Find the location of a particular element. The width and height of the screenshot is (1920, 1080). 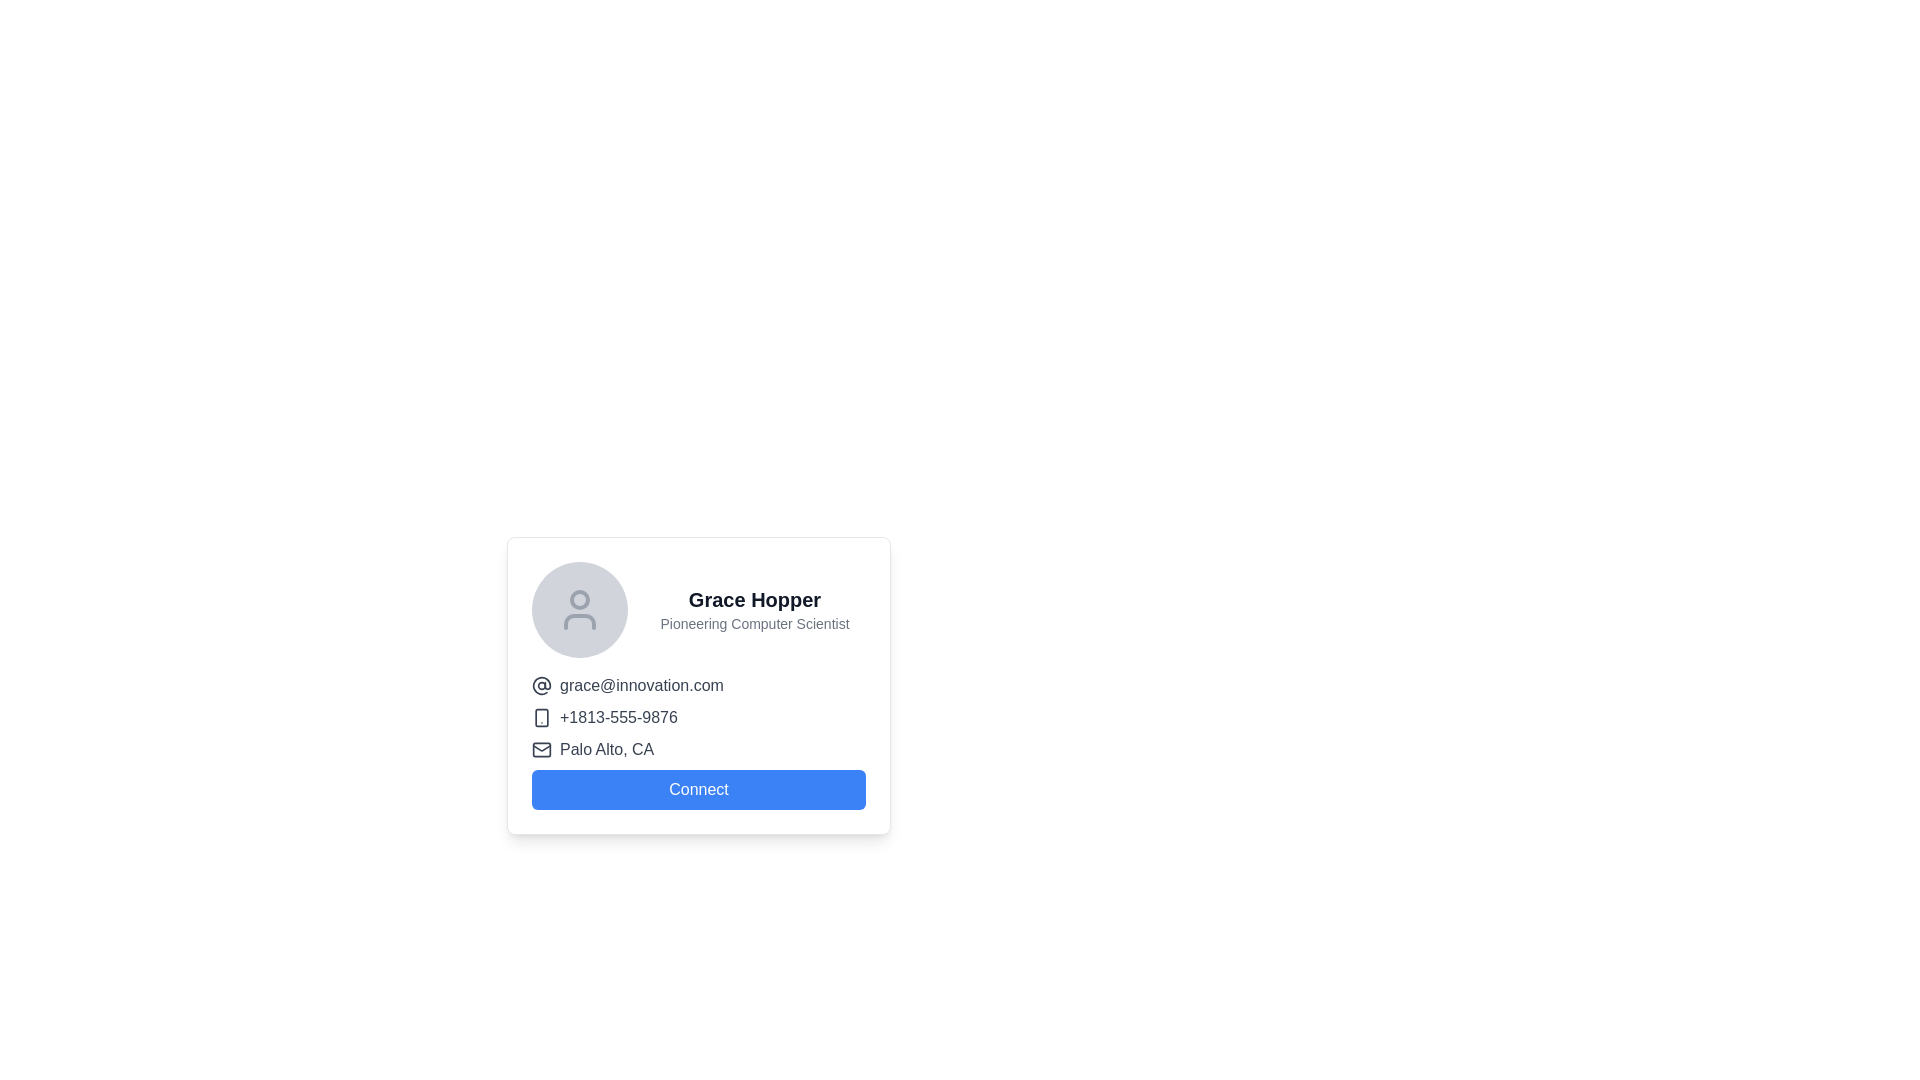

the envelope icon located to the left of the text 'Palo Alto, CA' is located at coordinates (542, 749).